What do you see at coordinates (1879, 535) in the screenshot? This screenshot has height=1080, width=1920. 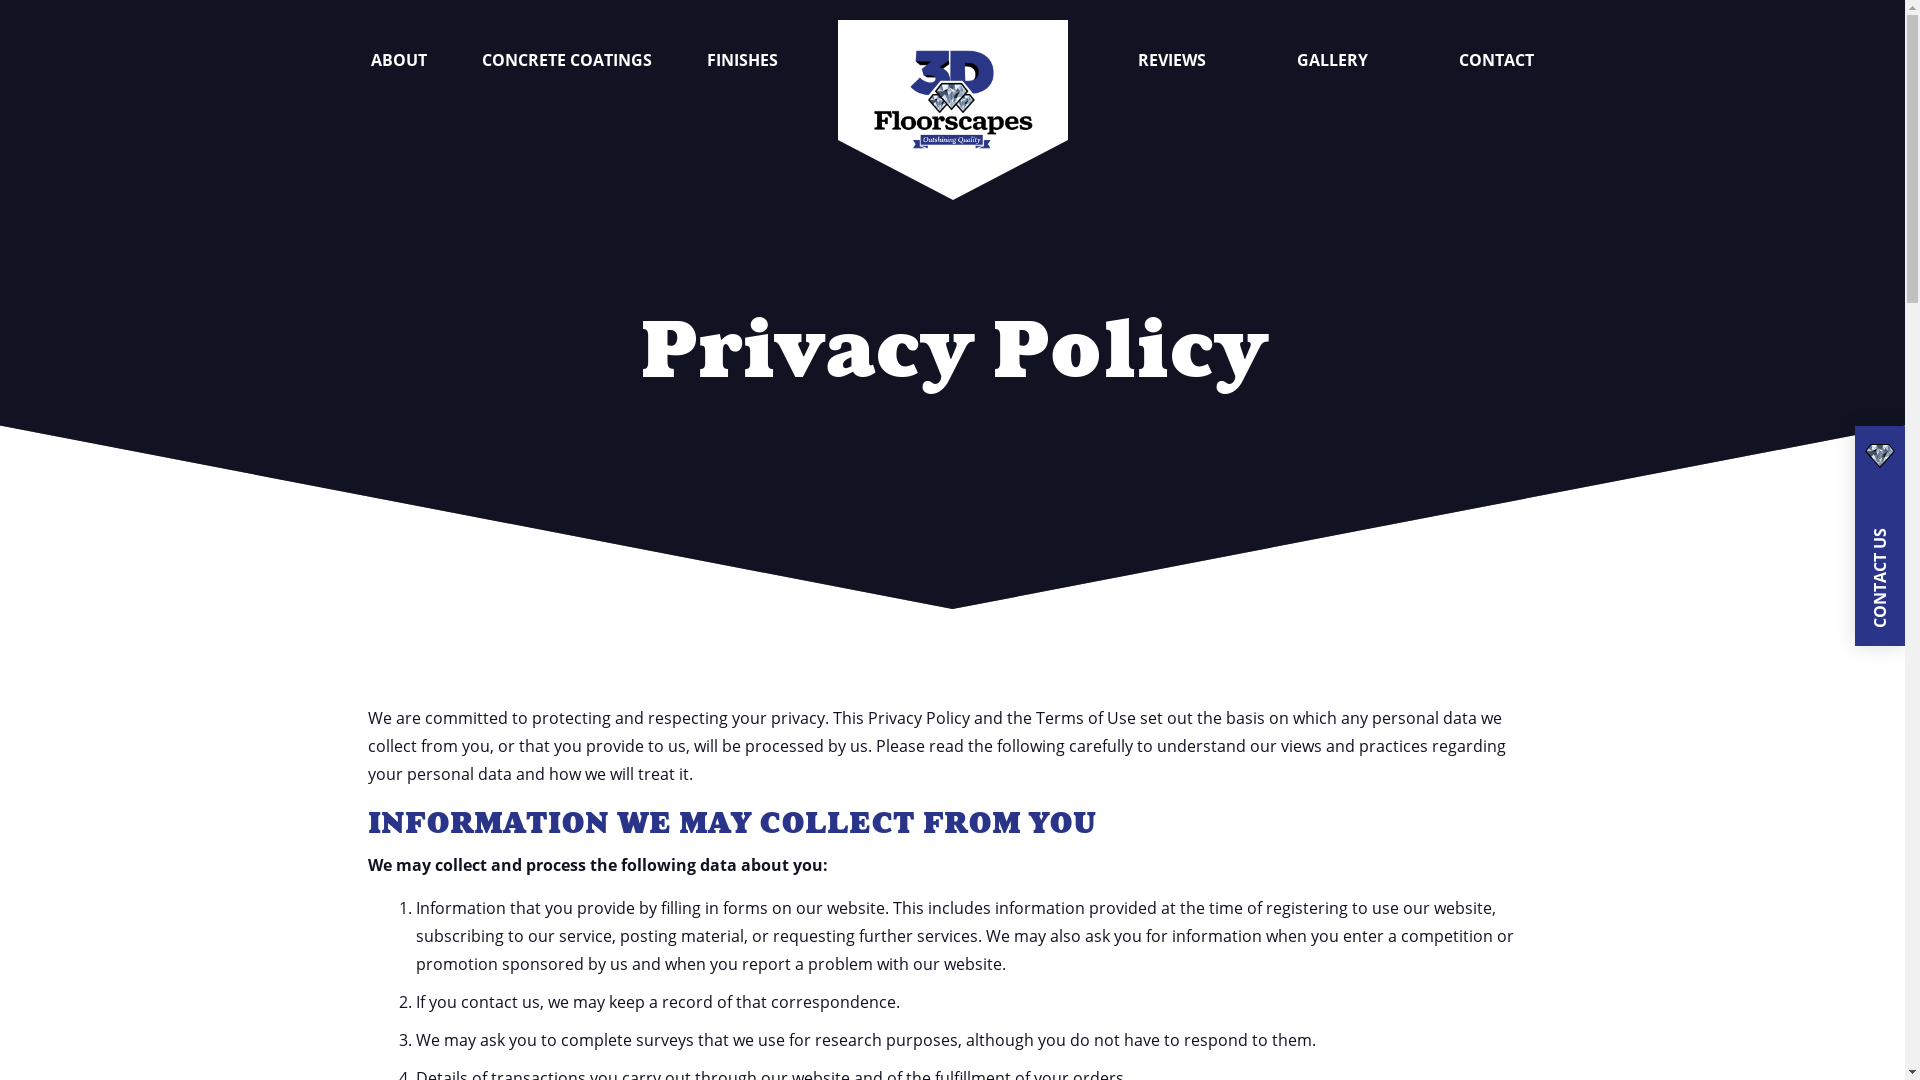 I see `'CONTACT US'` at bounding box center [1879, 535].